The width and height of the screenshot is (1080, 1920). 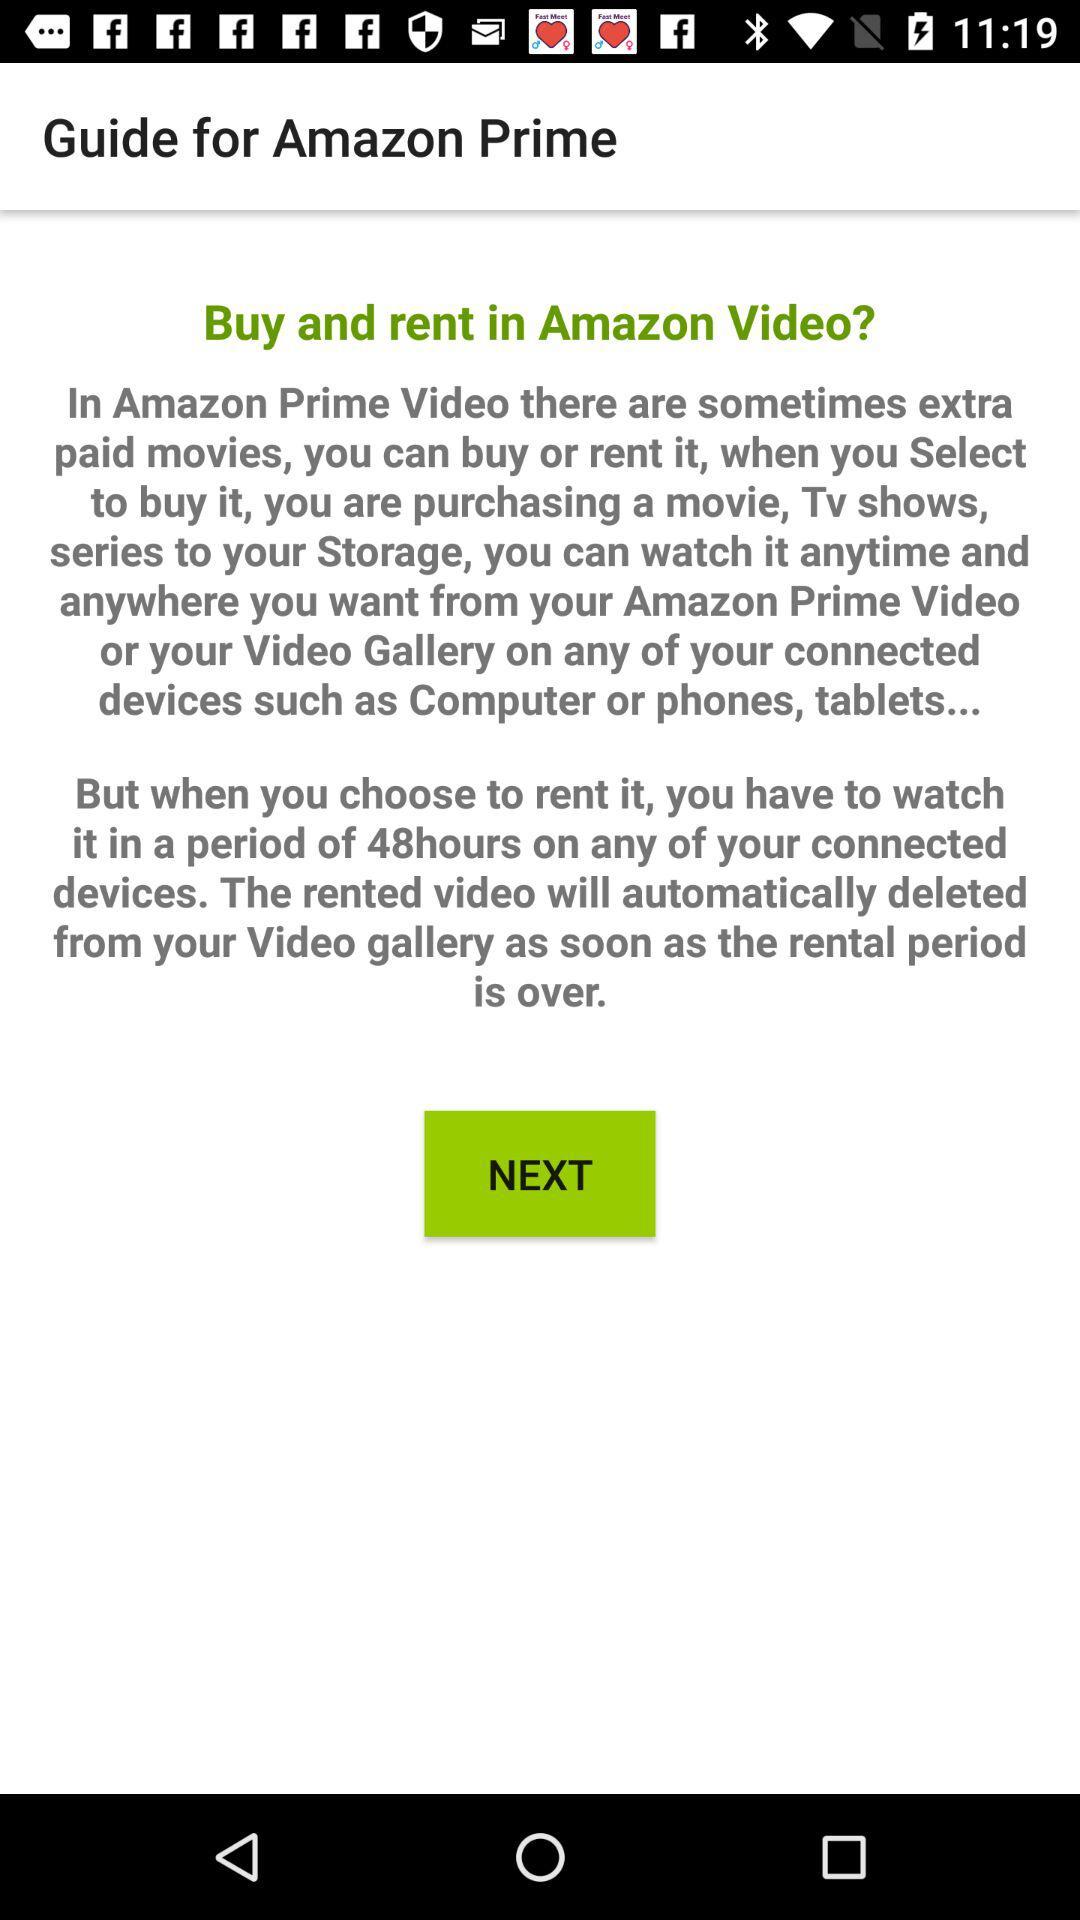 I want to click on item below but when you, so click(x=540, y=1173).